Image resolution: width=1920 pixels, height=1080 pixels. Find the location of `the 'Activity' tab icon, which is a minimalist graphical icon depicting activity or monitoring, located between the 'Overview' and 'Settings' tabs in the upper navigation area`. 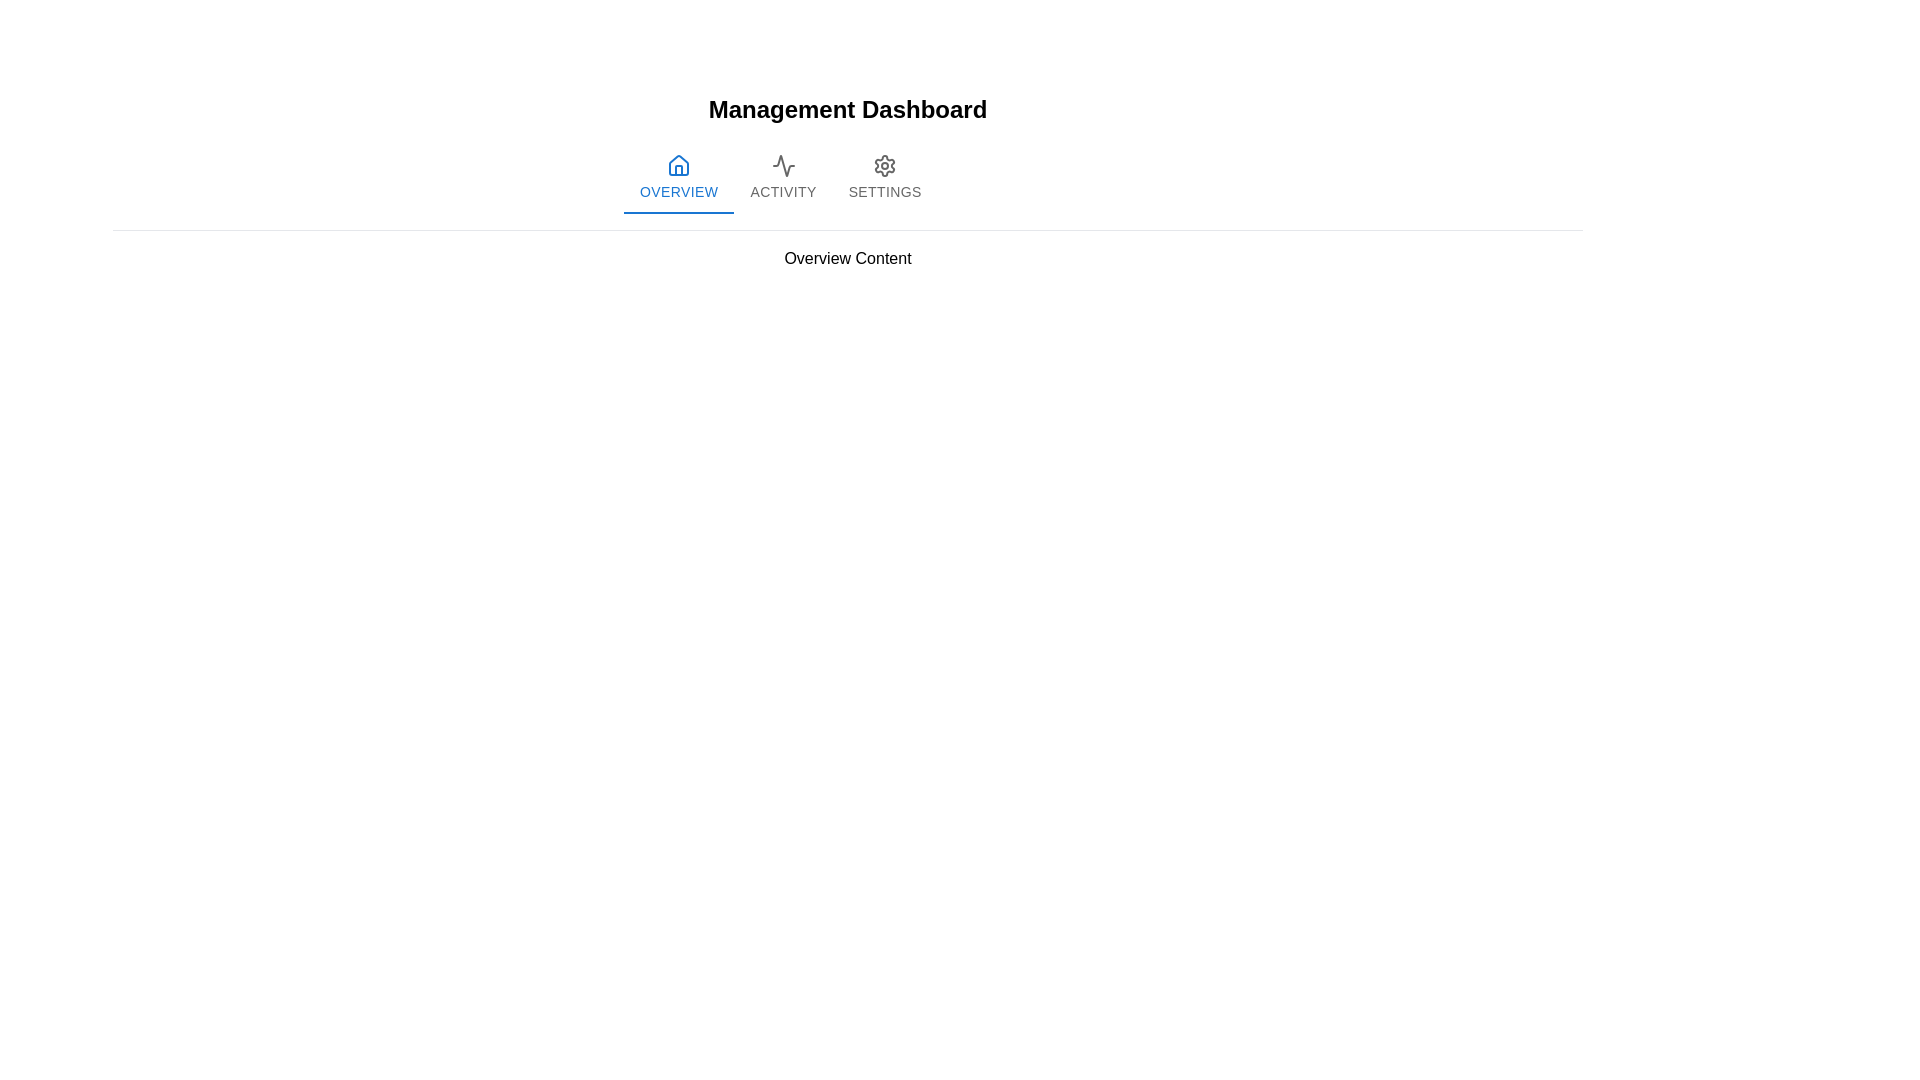

the 'Activity' tab icon, which is a minimalist graphical icon depicting activity or monitoring, located between the 'Overview' and 'Settings' tabs in the upper navigation area is located at coordinates (782, 165).